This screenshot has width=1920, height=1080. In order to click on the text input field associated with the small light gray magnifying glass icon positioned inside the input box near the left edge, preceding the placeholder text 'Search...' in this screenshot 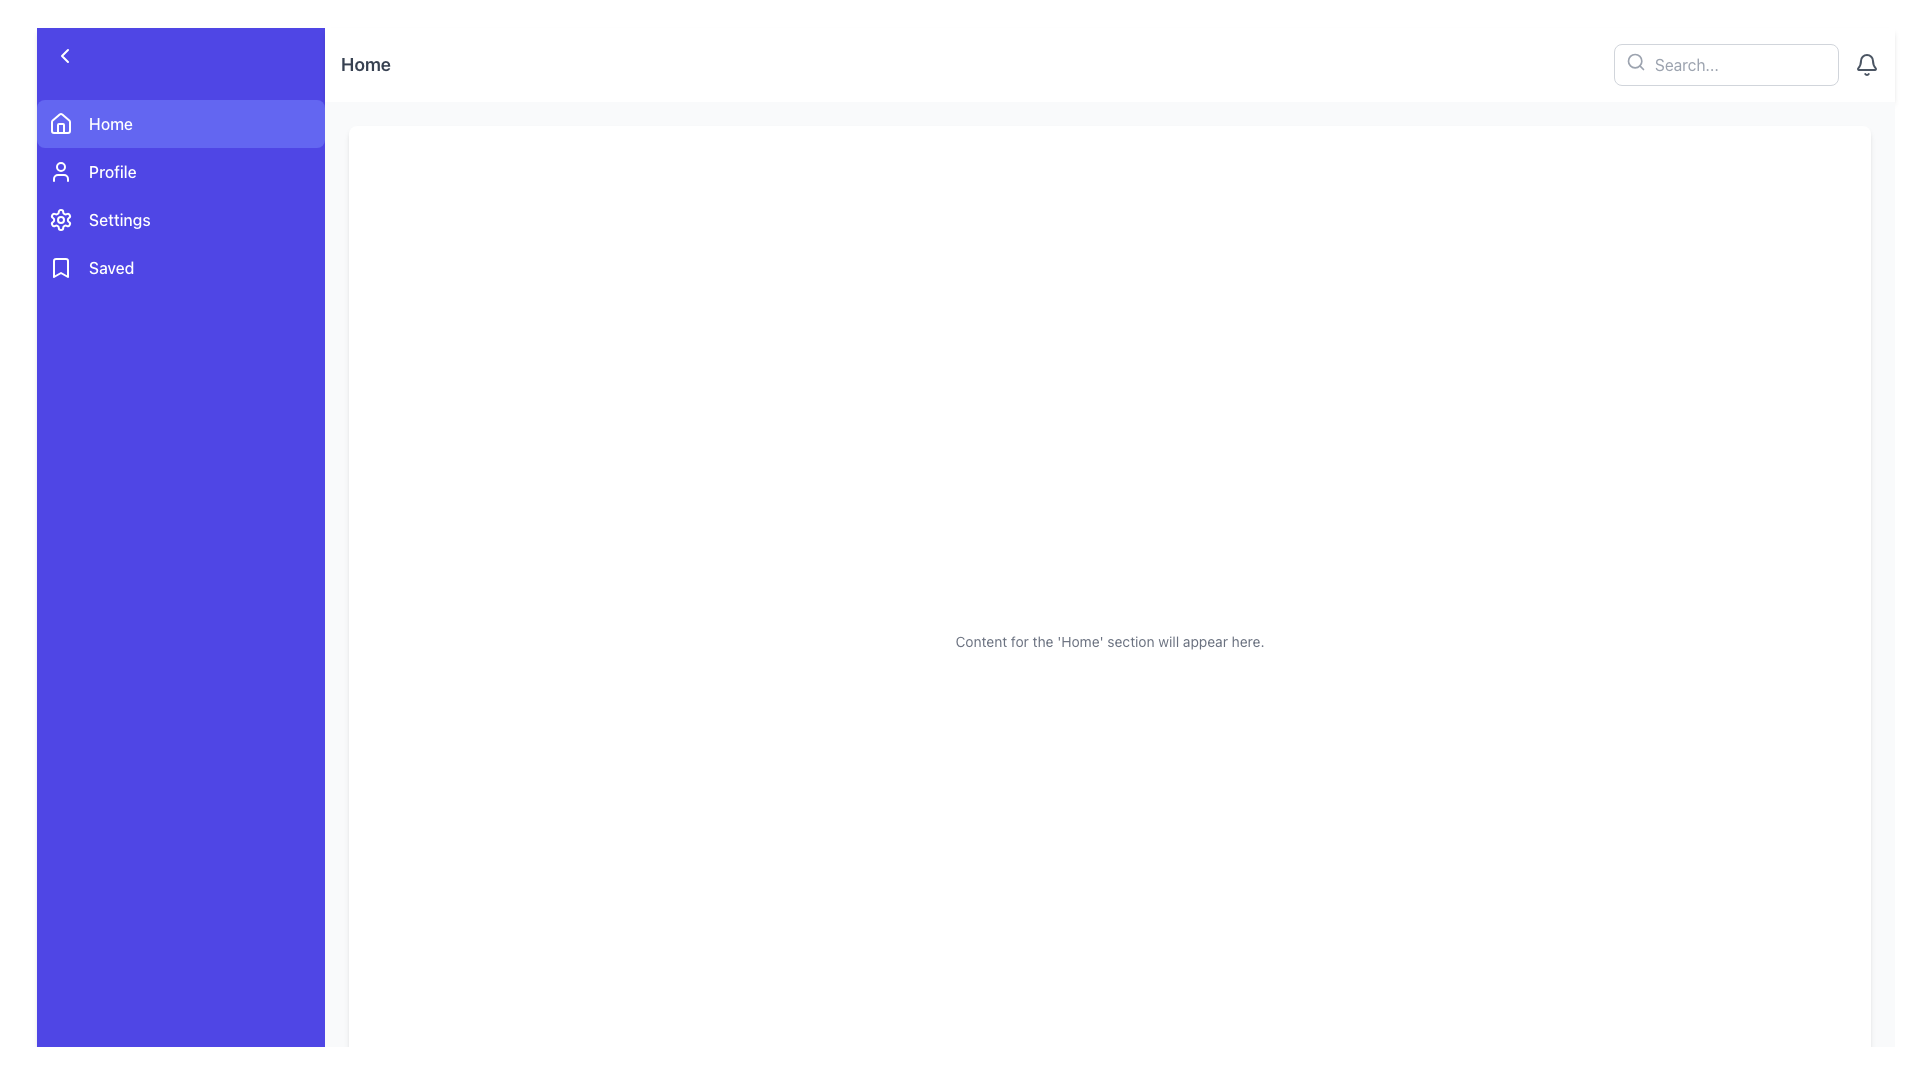, I will do `click(1636, 60)`.